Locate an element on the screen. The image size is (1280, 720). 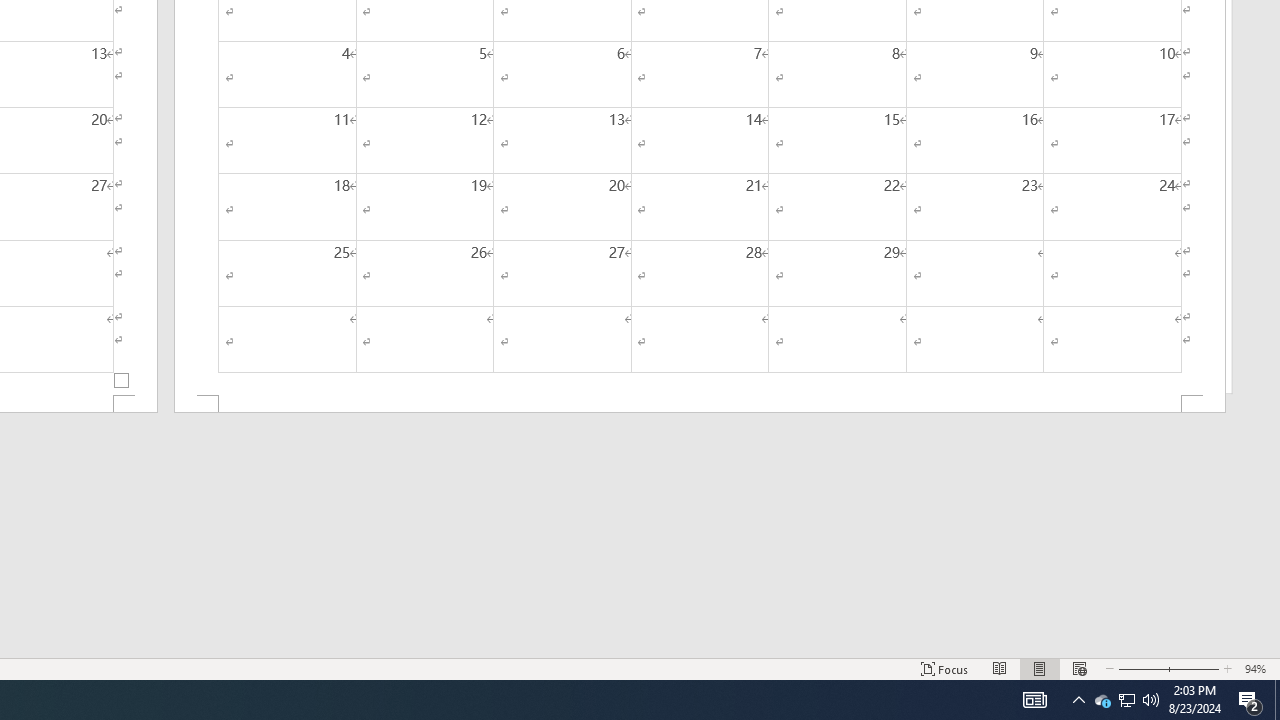
'Notification Chevron' is located at coordinates (1078, 698).